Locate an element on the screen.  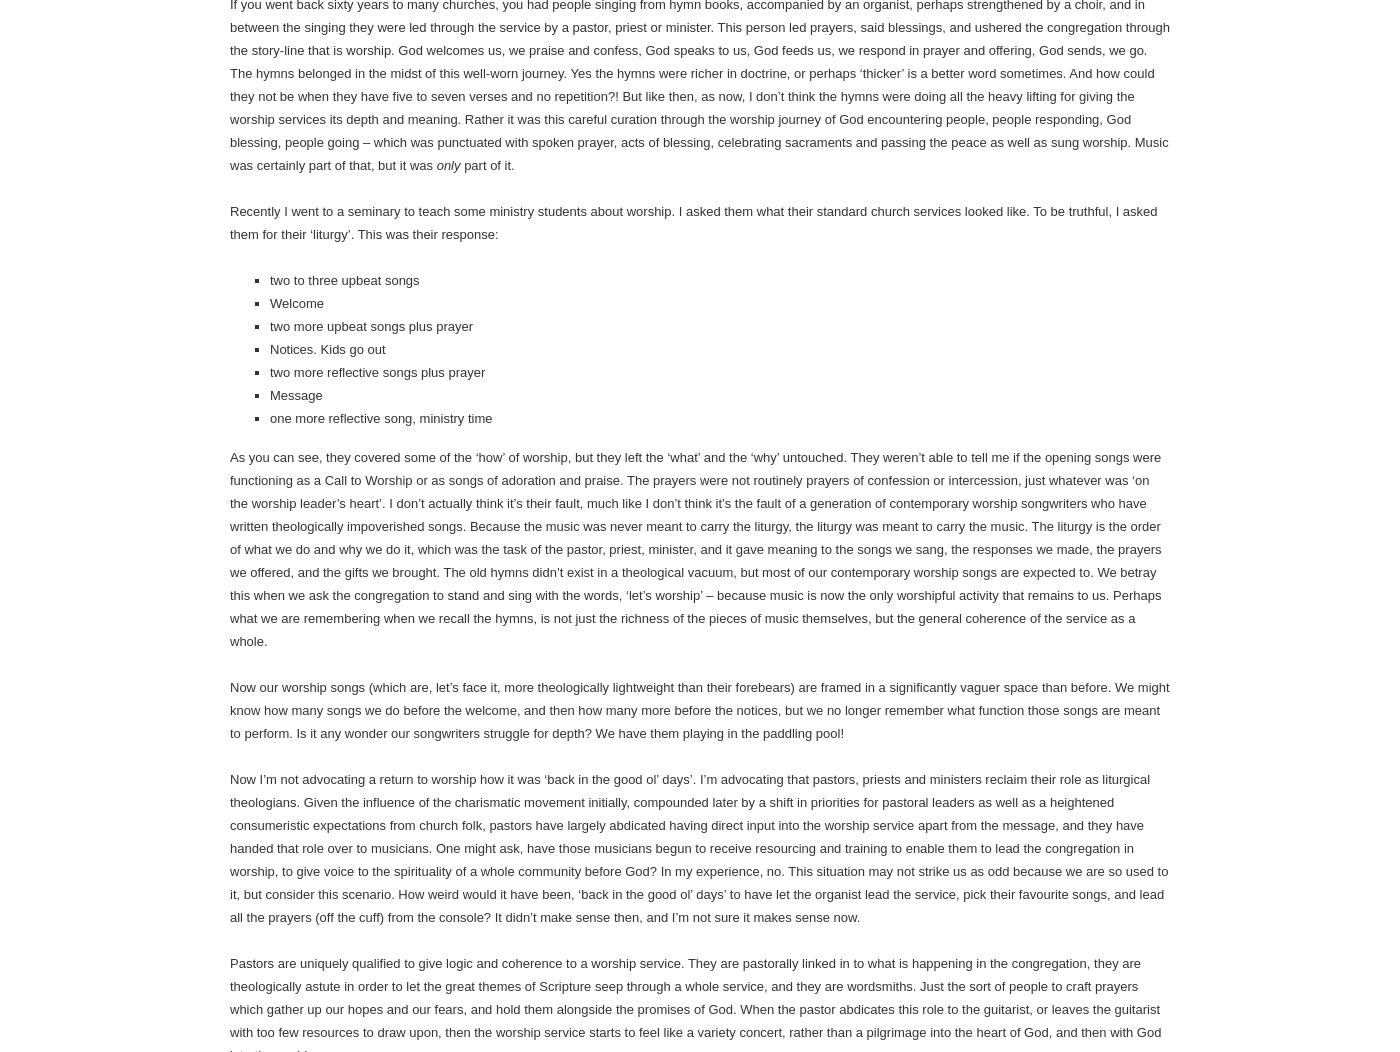
'Now our worship songs (which are, let’s face it, more theologically lightweight than their forebears) are framed in a significantly vaguer space than before. We might know how many songs we do before the welcome, and then how many more before the notices, but we no longer remember what function those songs are meant to perform. Is it any wonder our songwriters struggle for depth? We have them playing in the paddling pool!' is located at coordinates (699, 710).